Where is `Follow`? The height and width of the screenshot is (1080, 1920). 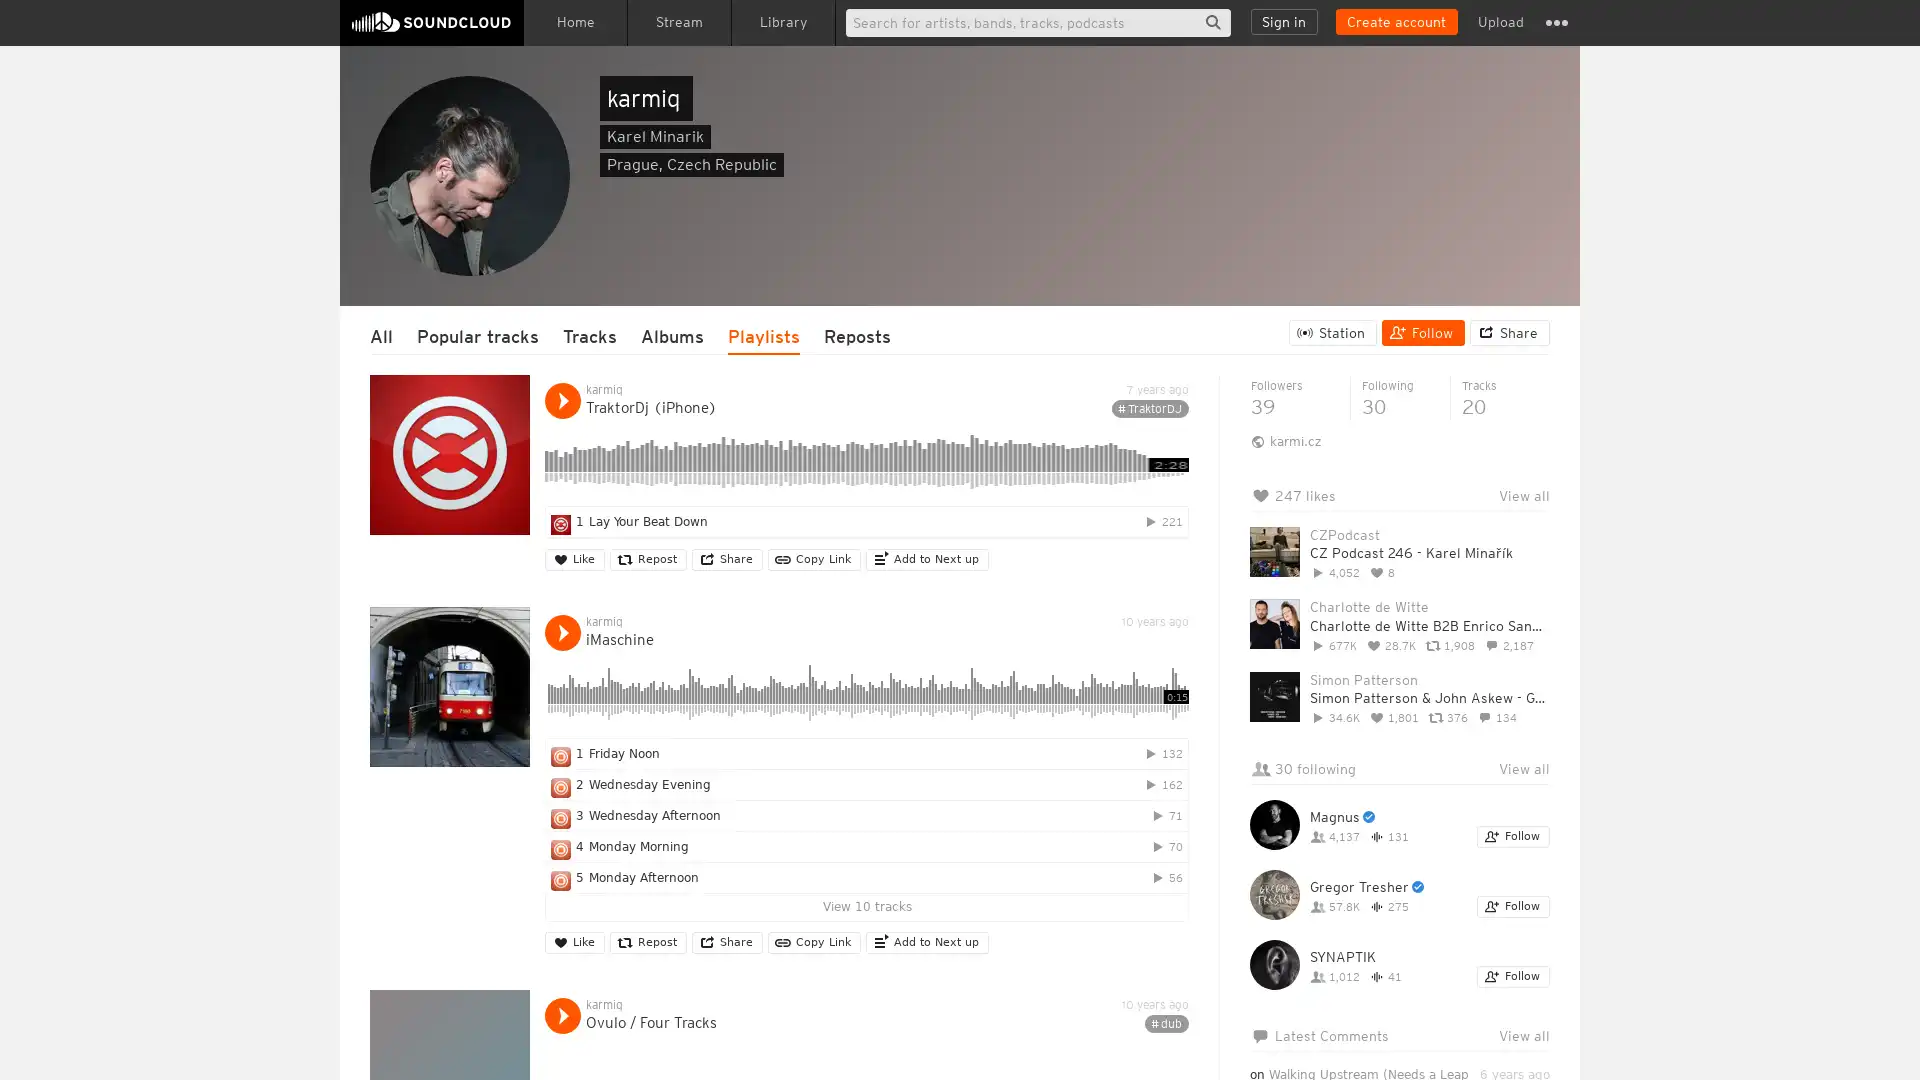
Follow is located at coordinates (1422, 331).